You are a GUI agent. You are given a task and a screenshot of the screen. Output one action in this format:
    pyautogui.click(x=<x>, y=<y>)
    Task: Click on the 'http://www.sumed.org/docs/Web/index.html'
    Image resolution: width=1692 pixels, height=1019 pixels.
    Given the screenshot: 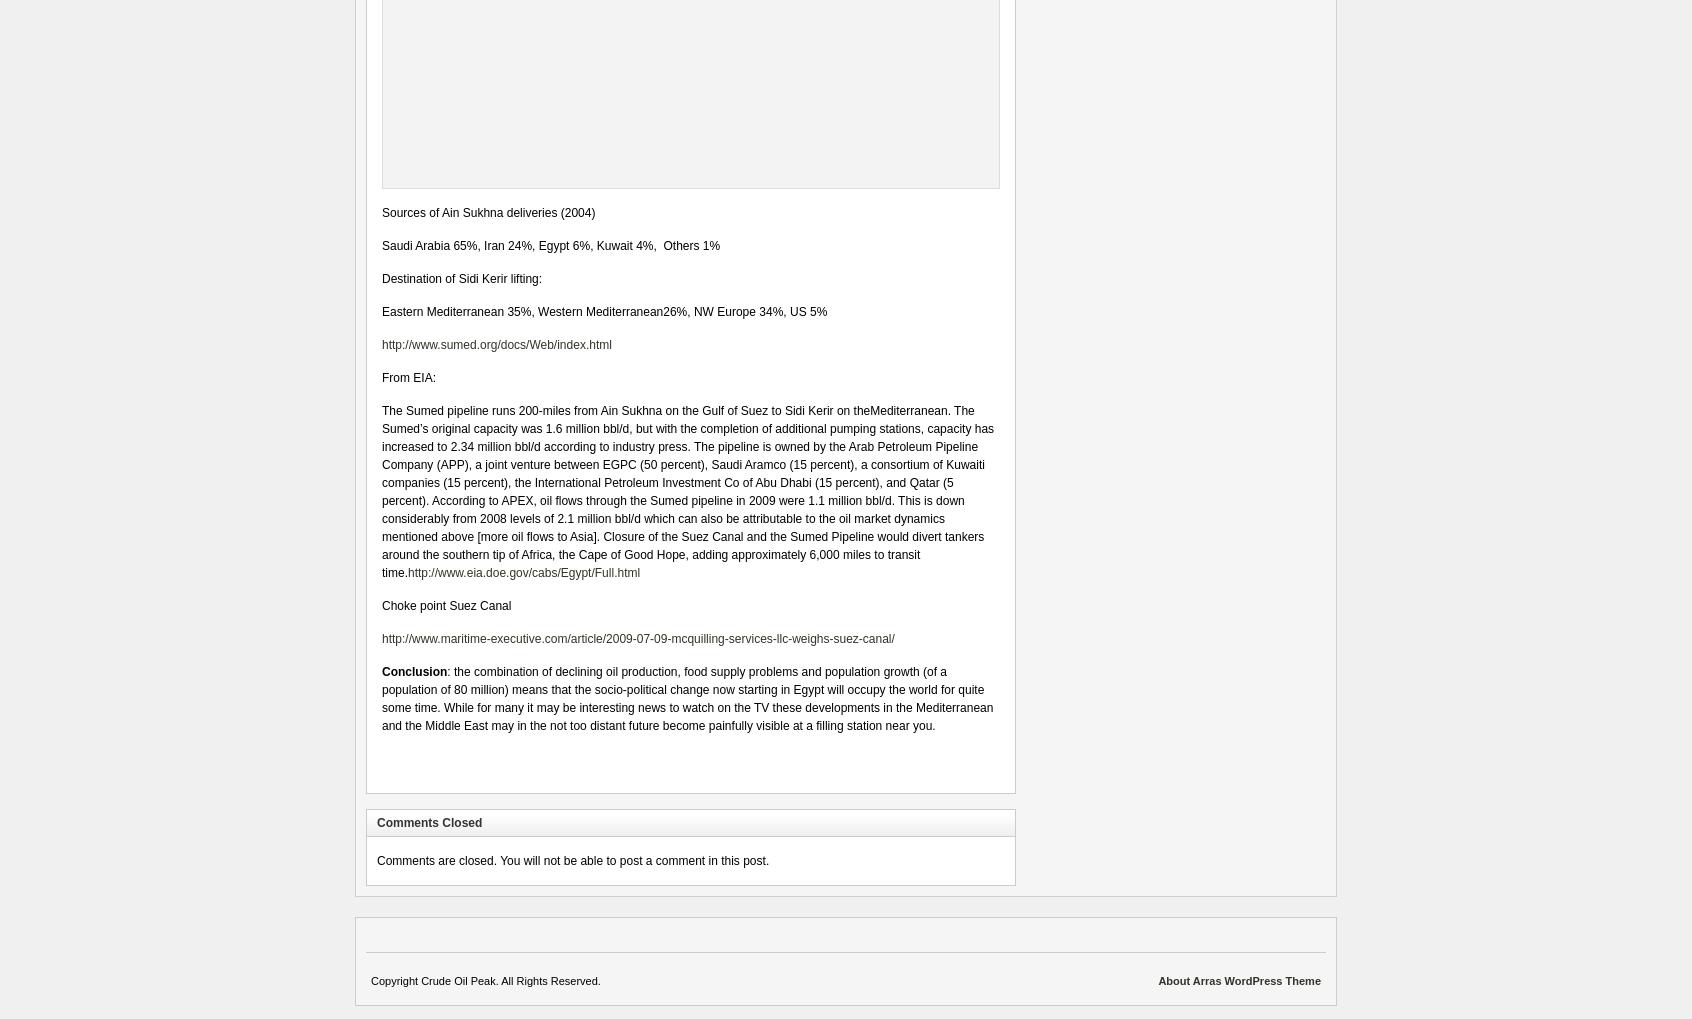 What is the action you would take?
    pyautogui.click(x=496, y=345)
    